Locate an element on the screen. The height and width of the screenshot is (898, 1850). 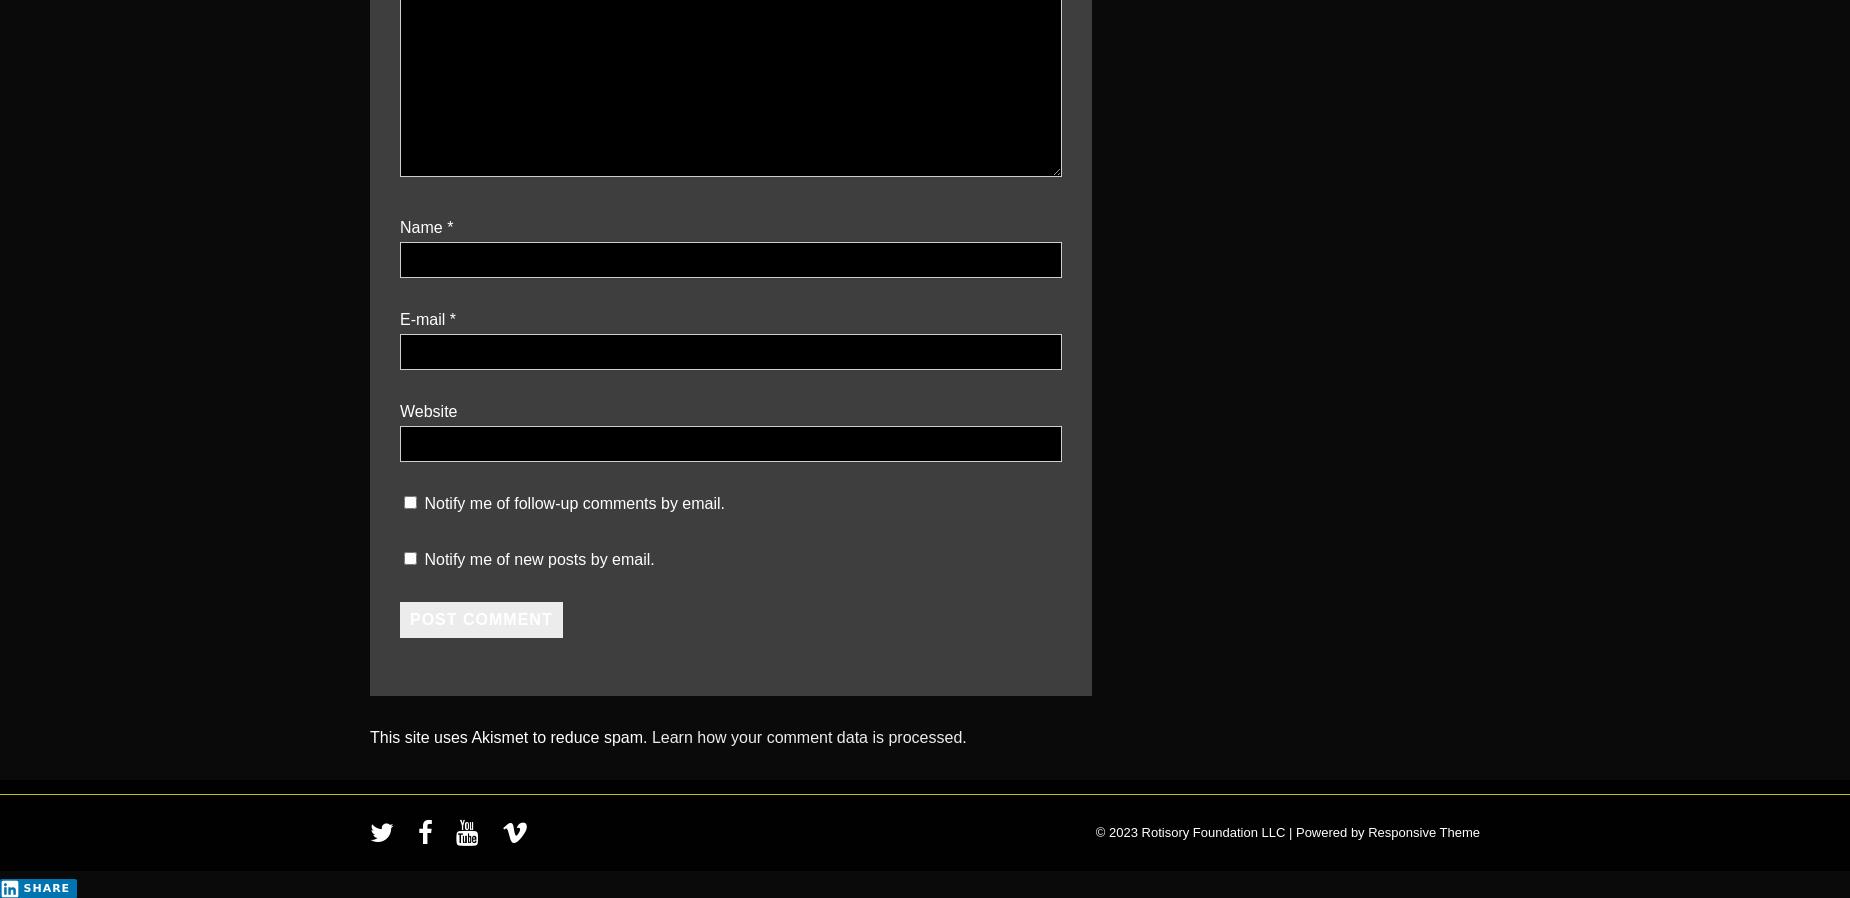
'Responsive Theme' is located at coordinates (1423, 832).